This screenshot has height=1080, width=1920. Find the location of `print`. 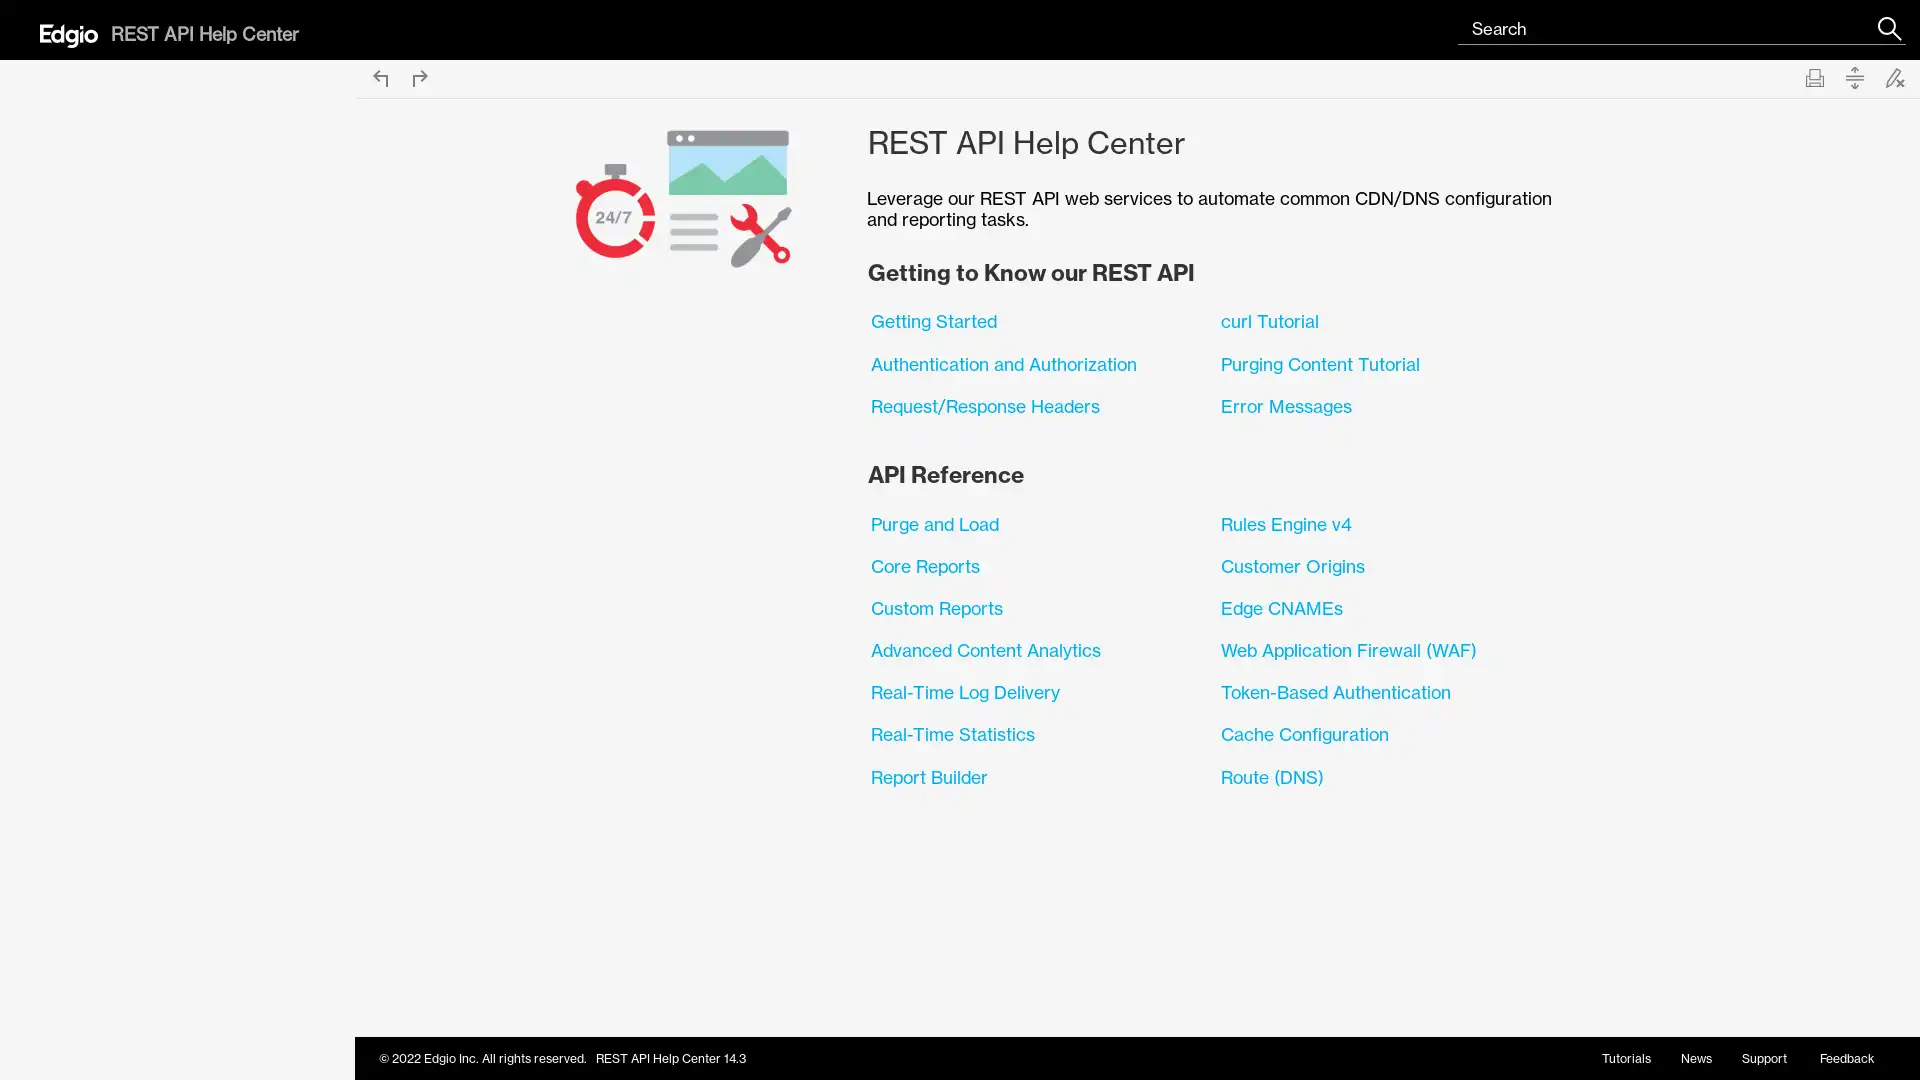

print is located at coordinates (1814, 76).